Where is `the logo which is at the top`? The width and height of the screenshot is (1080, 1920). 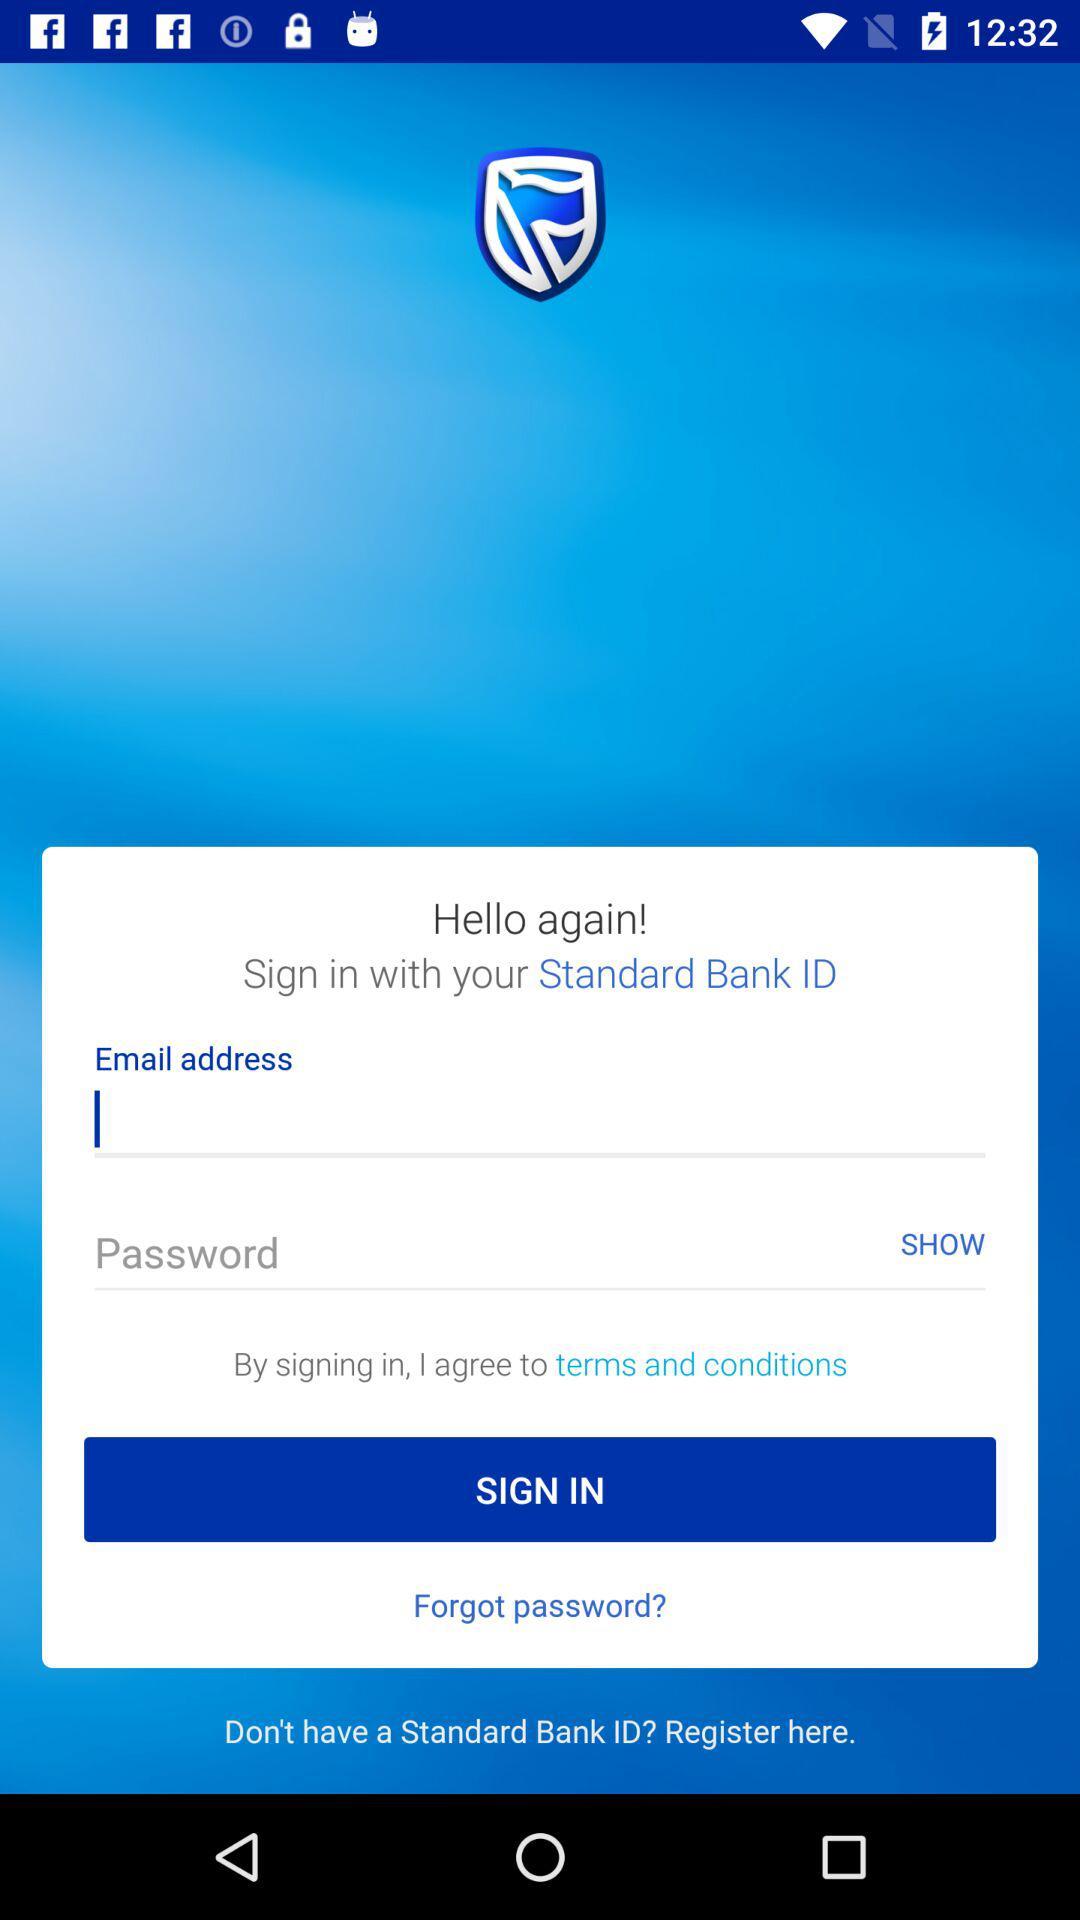 the logo which is at the top is located at coordinates (540, 224).